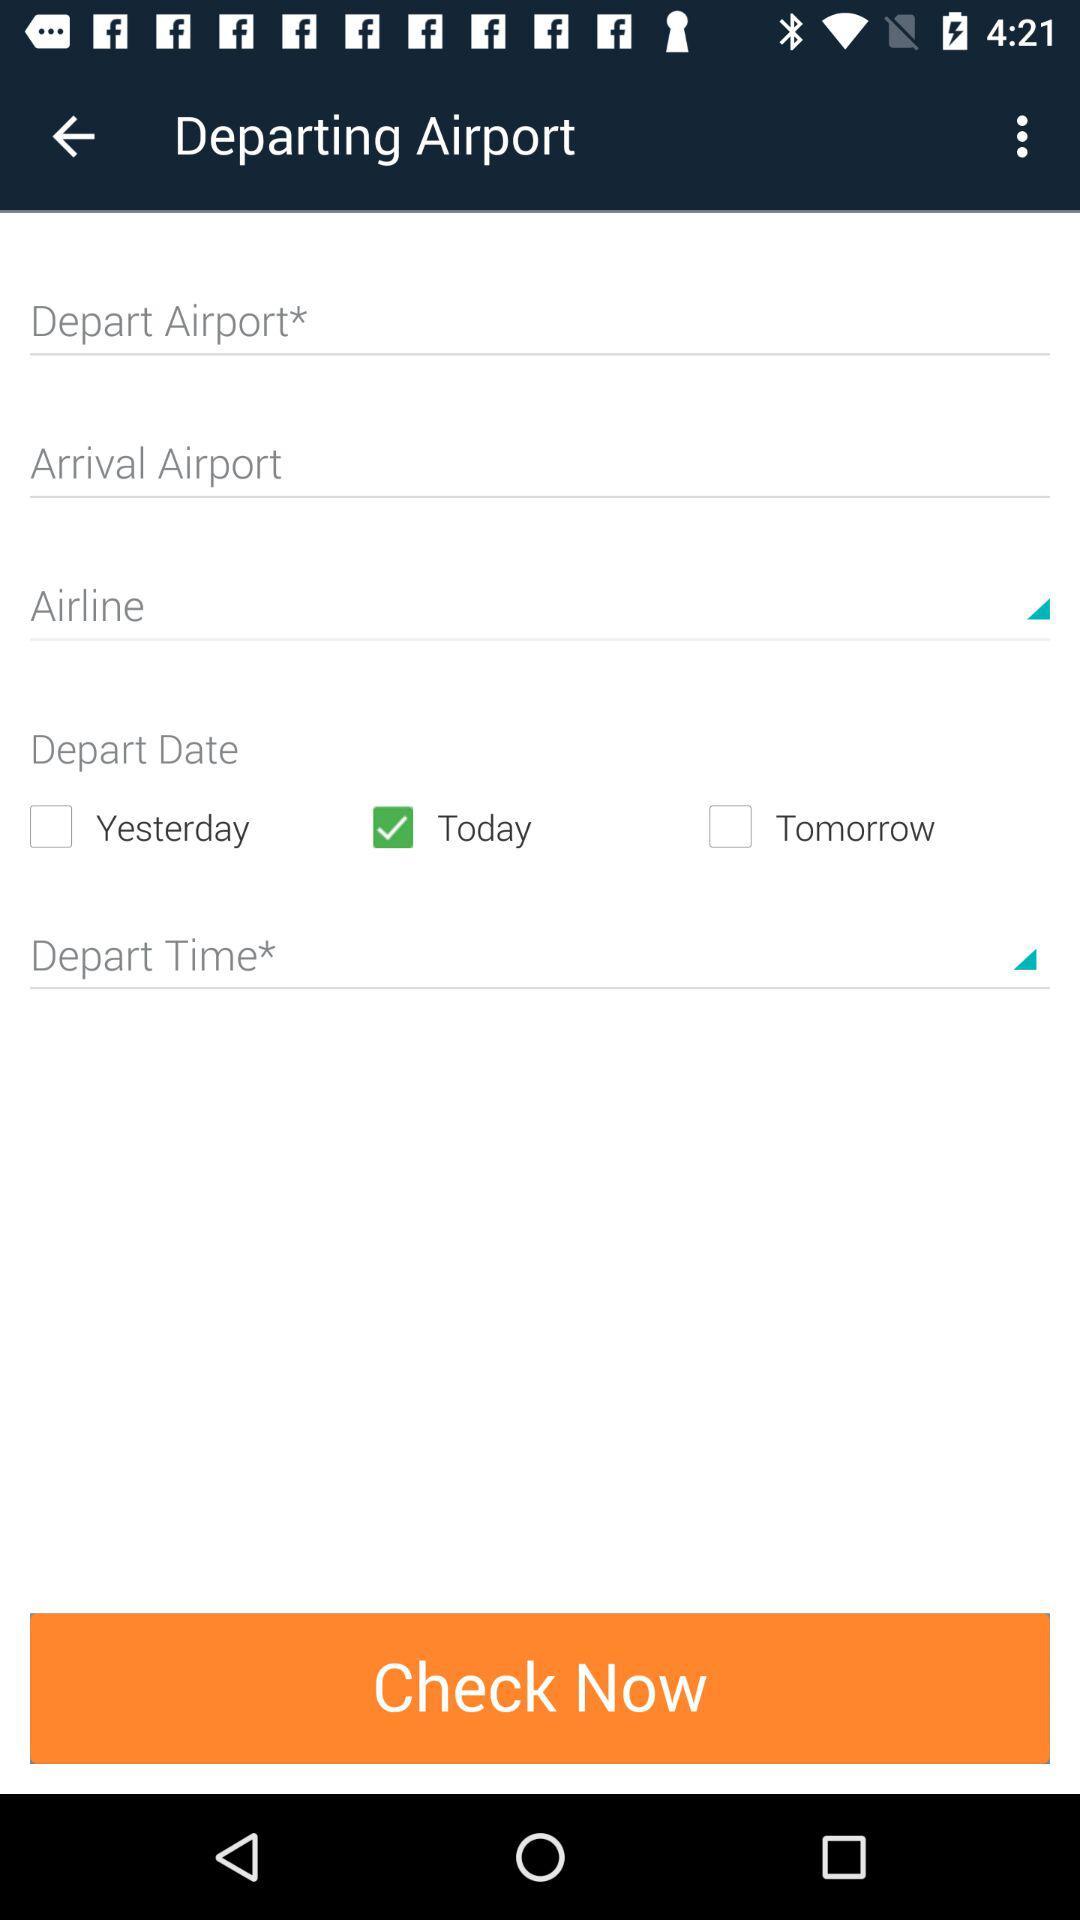 The height and width of the screenshot is (1920, 1080). Describe the element at coordinates (1027, 135) in the screenshot. I see `icon to the right of departing airport icon` at that location.